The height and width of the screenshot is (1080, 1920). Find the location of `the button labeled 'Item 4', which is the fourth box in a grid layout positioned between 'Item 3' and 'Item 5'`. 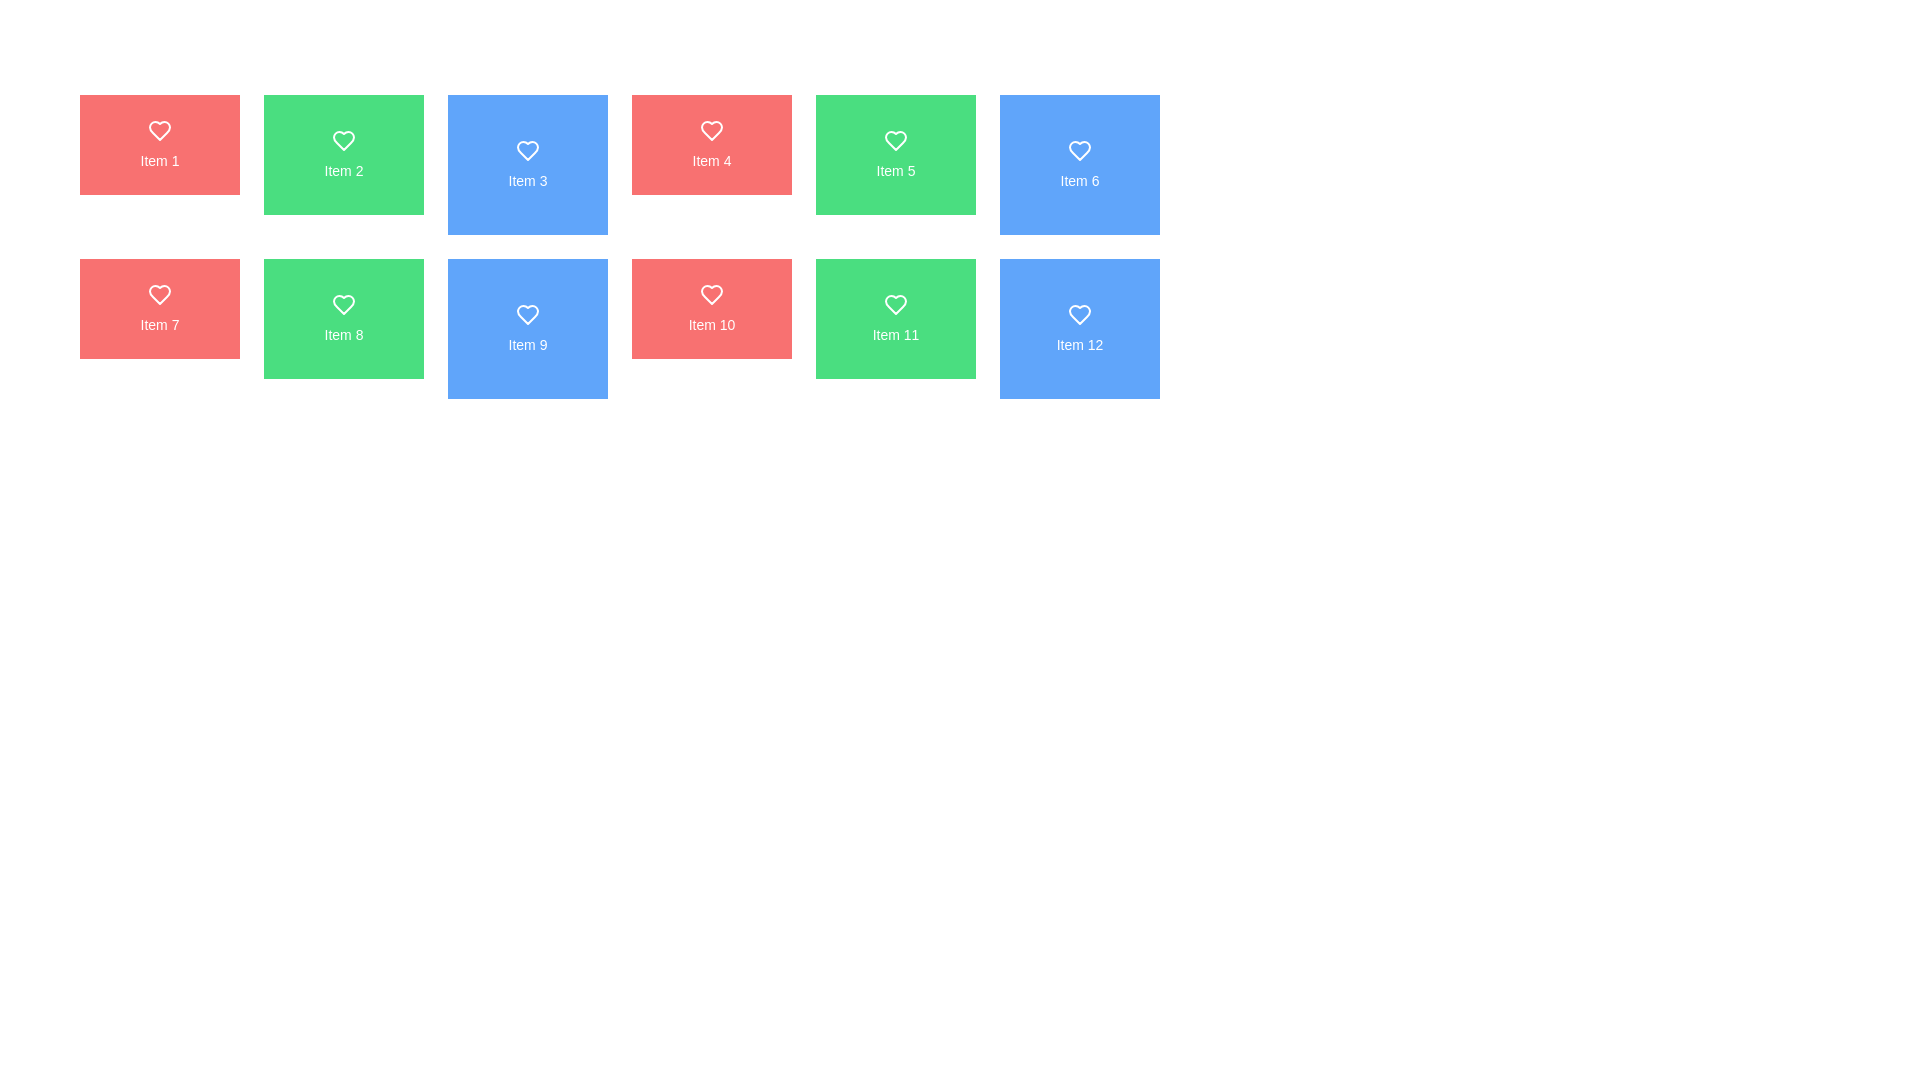

the button labeled 'Item 4', which is the fourth box in a grid layout positioned between 'Item 3' and 'Item 5' is located at coordinates (711, 144).